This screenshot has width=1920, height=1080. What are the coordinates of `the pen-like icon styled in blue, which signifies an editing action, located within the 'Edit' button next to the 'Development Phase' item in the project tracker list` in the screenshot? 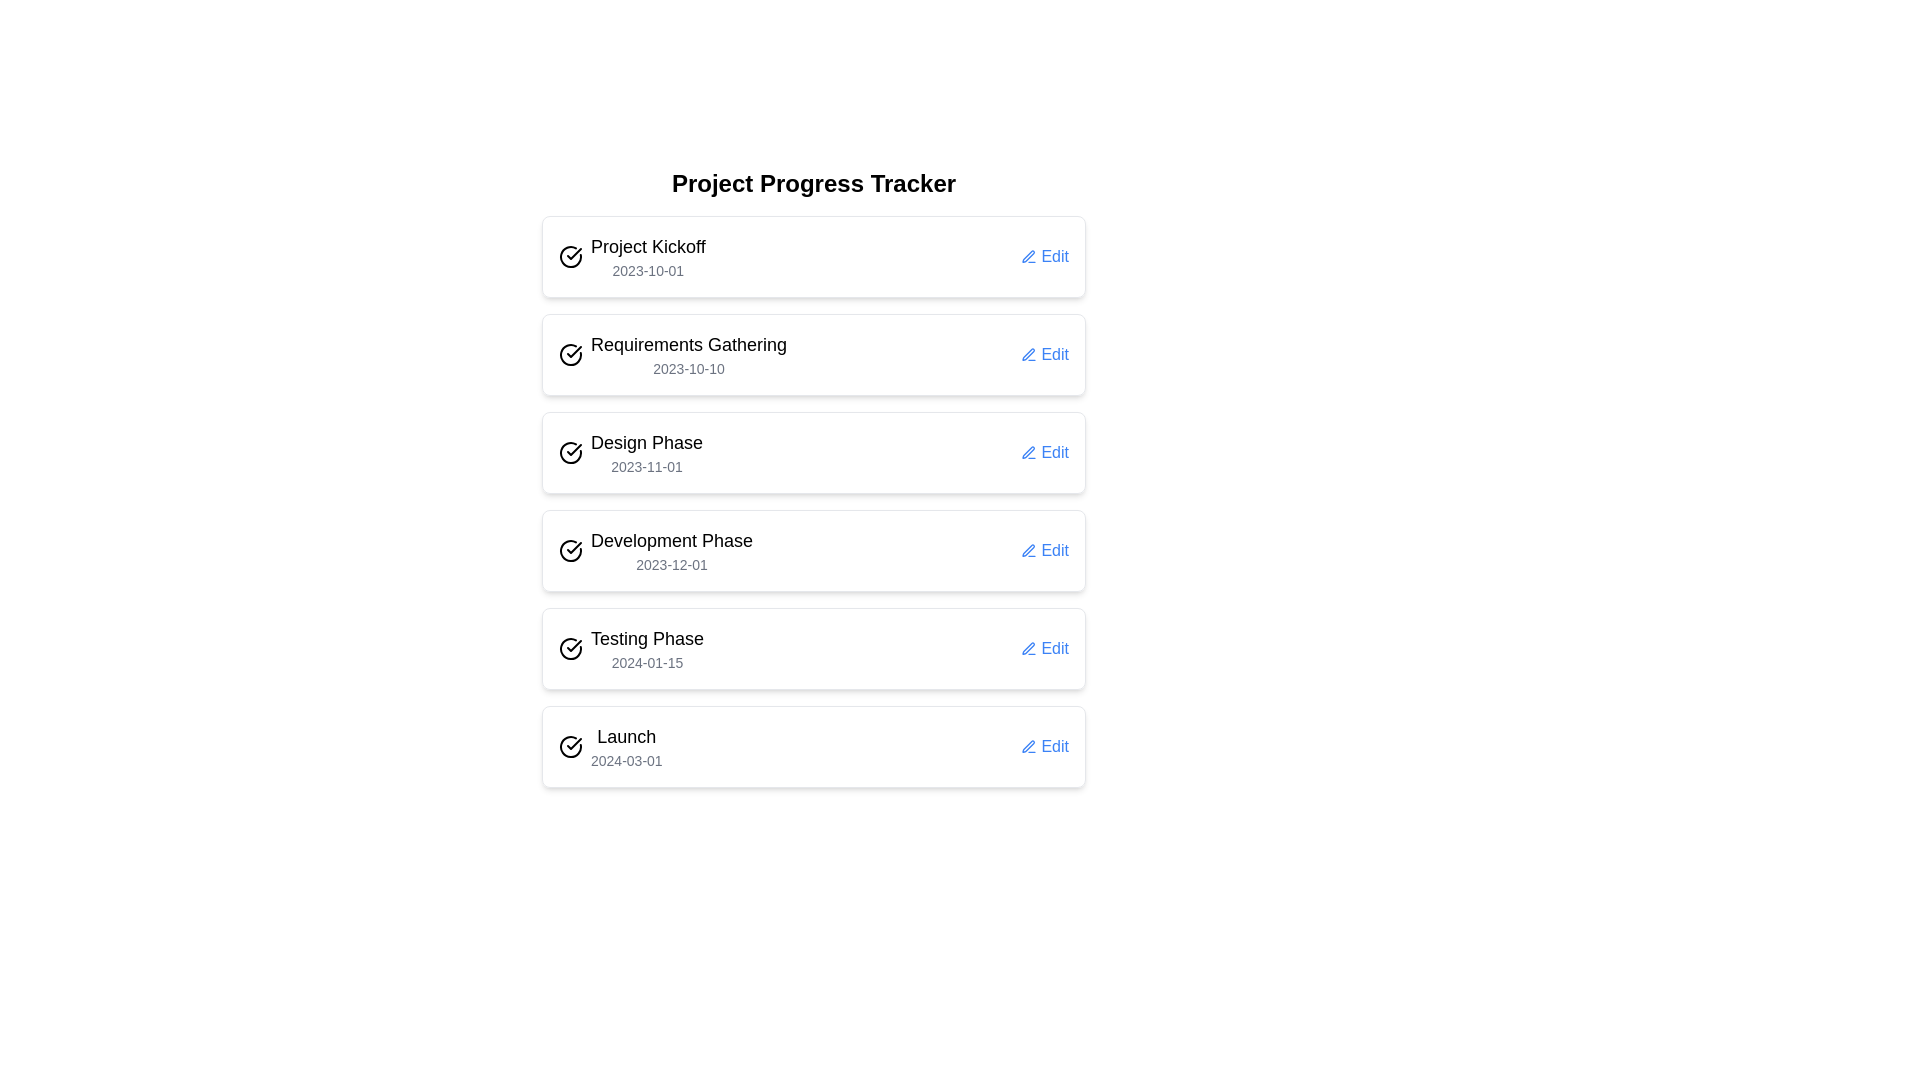 It's located at (1029, 550).